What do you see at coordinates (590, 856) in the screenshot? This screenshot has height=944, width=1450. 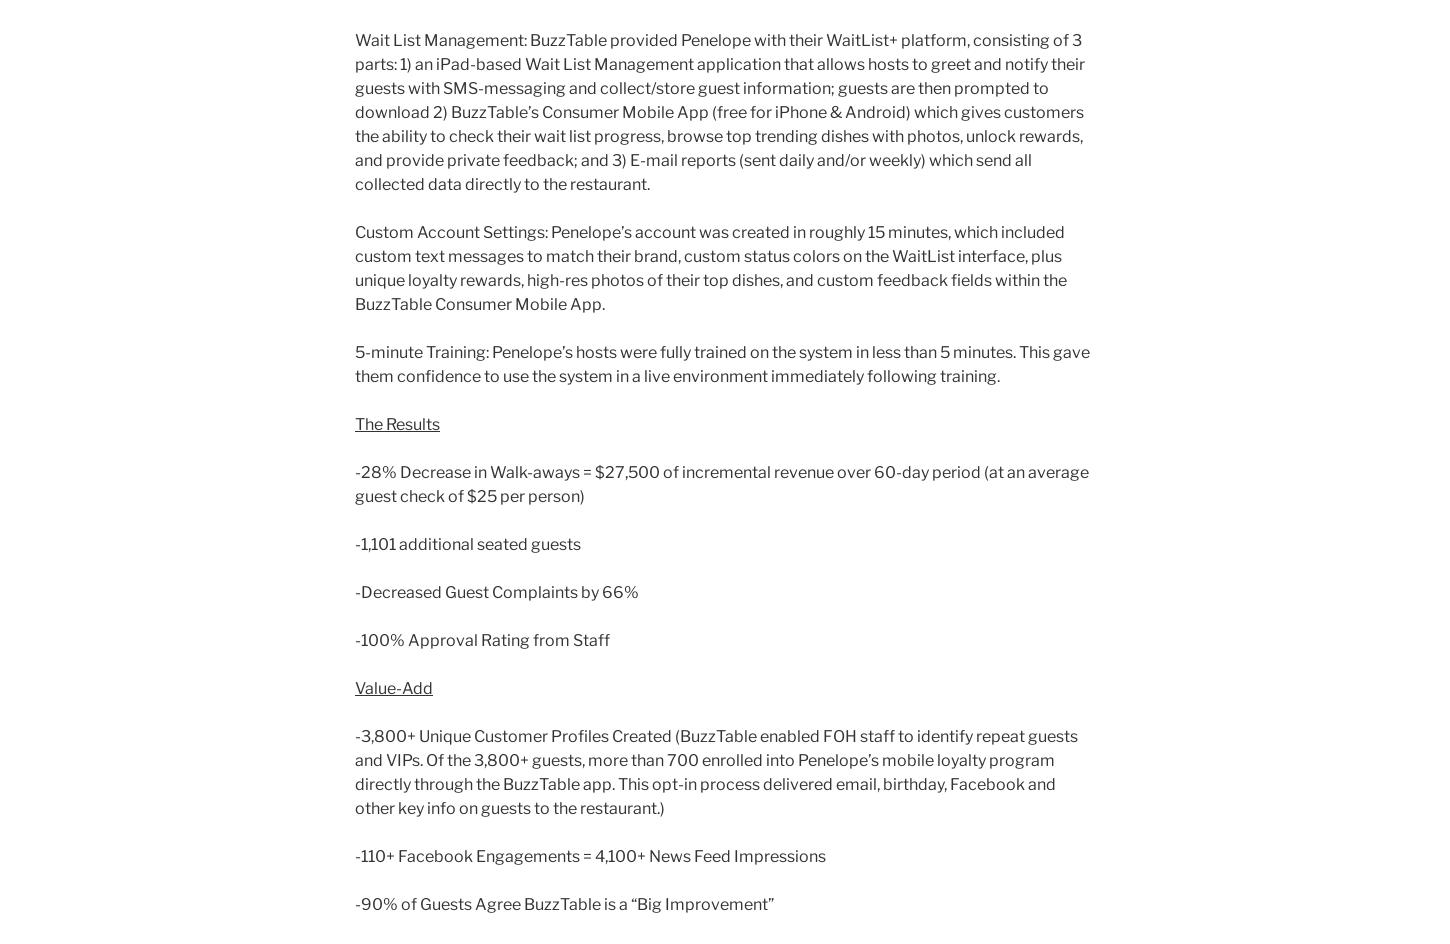 I see `'-110+ Facebook Engagements = 4,100+ News Feed Impressions'` at bounding box center [590, 856].